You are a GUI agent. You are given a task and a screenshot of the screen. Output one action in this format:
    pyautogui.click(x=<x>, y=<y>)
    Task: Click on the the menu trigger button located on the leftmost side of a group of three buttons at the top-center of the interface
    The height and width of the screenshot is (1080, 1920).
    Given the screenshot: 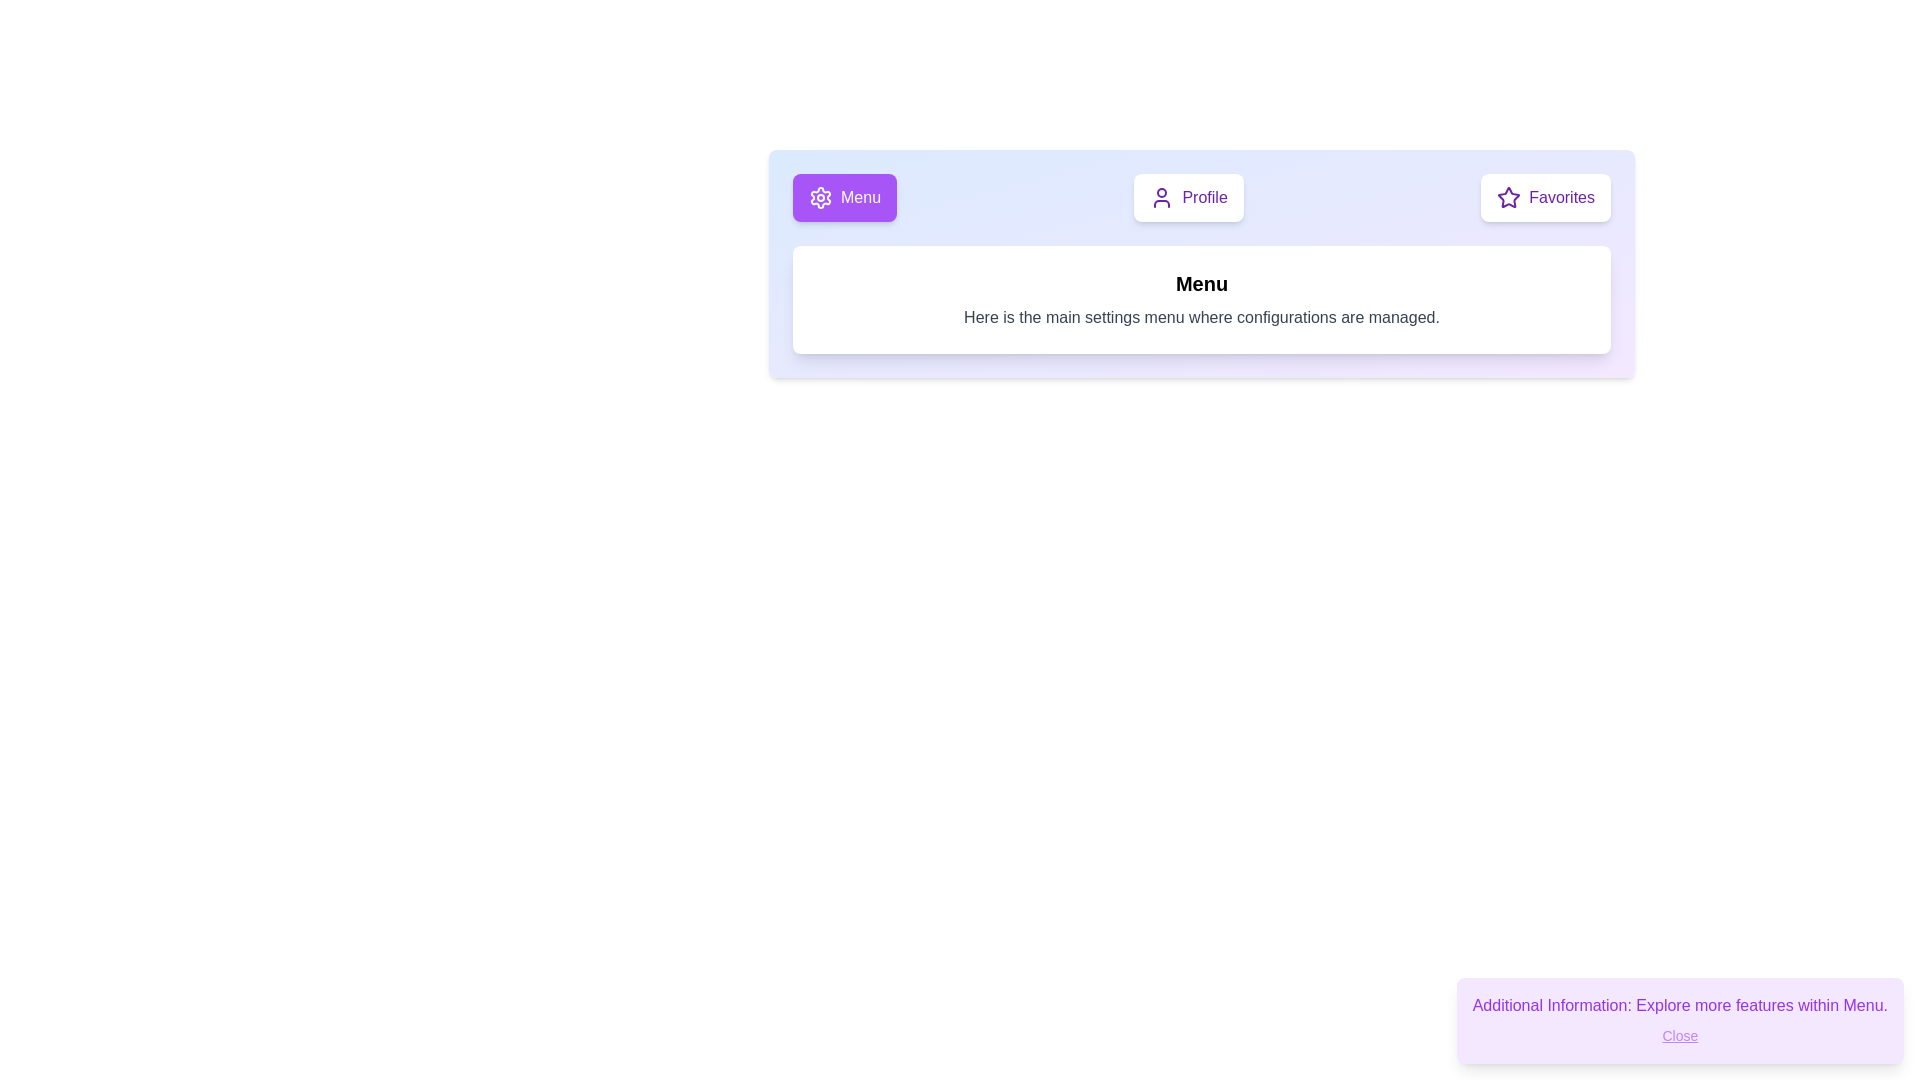 What is the action you would take?
    pyautogui.click(x=844, y=197)
    